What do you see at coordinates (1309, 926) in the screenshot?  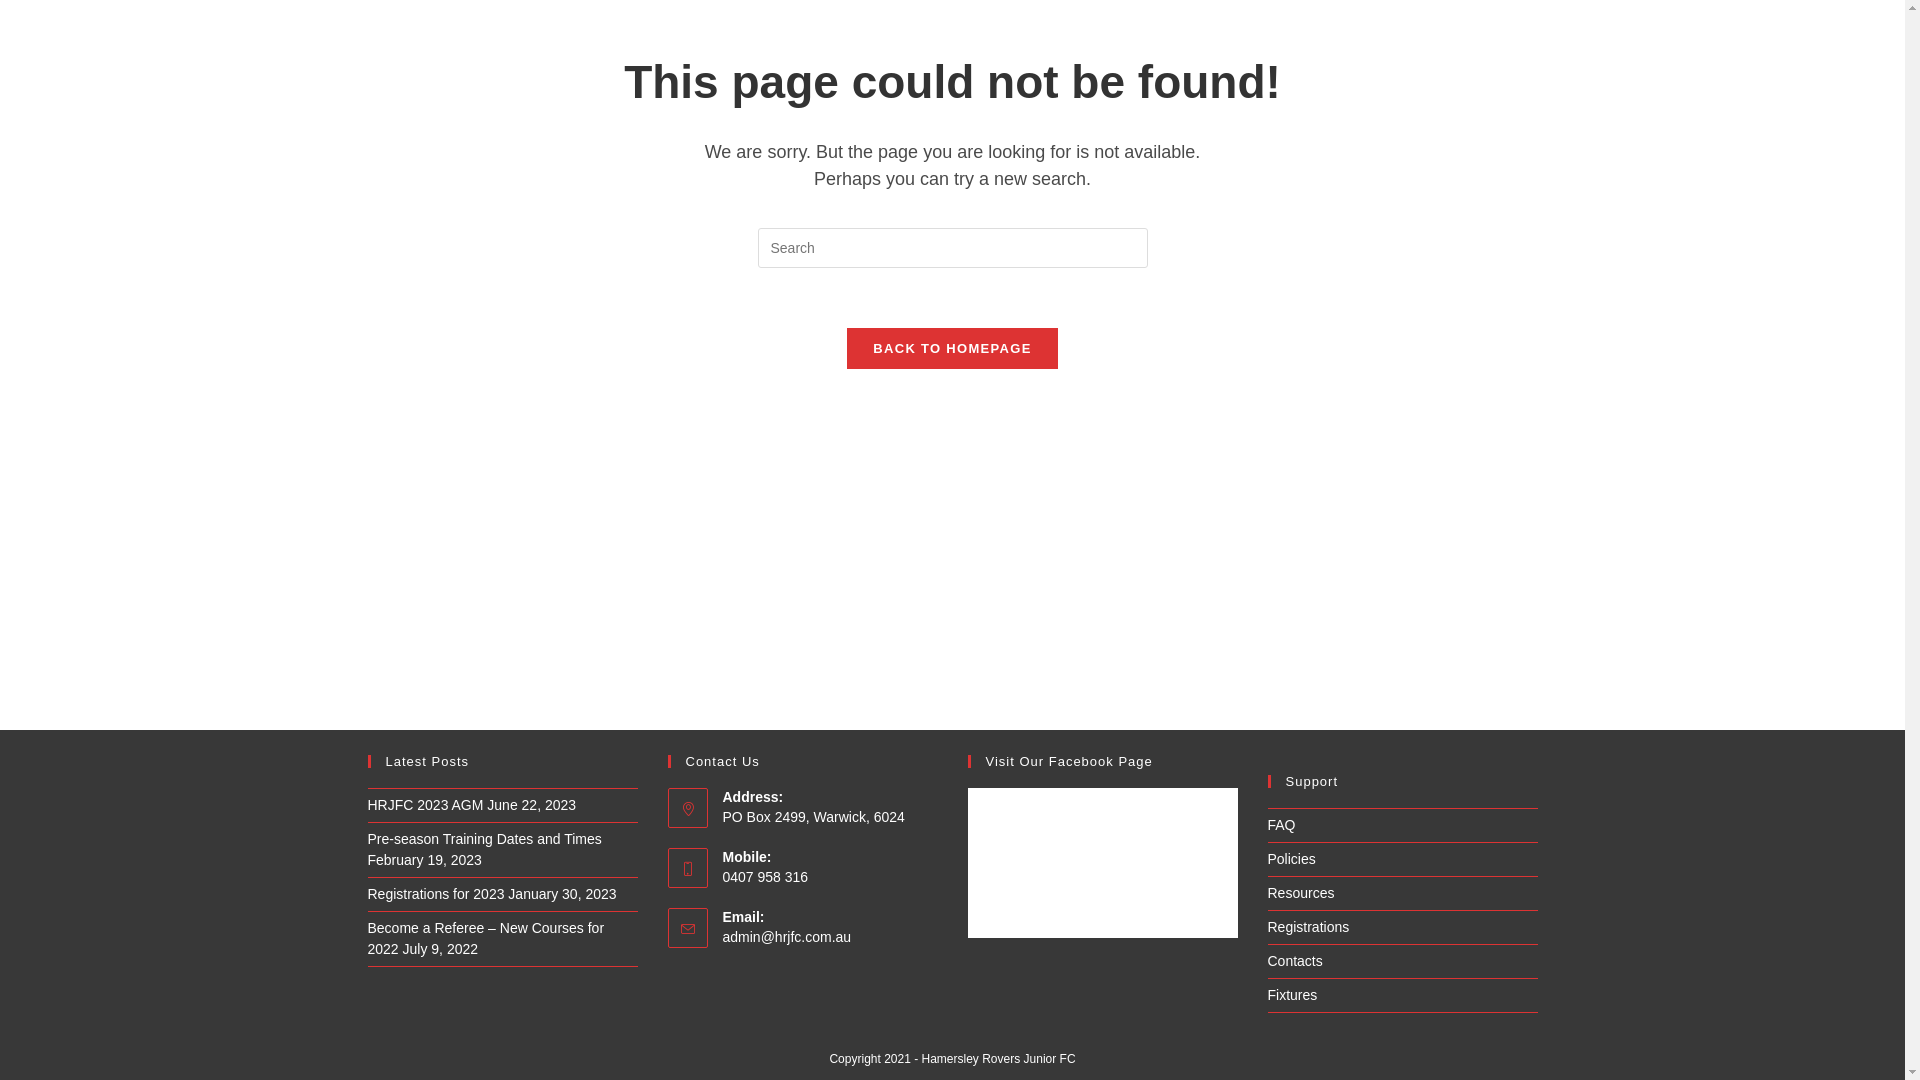 I see `'Registrations'` at bounding box center [1309, 926].